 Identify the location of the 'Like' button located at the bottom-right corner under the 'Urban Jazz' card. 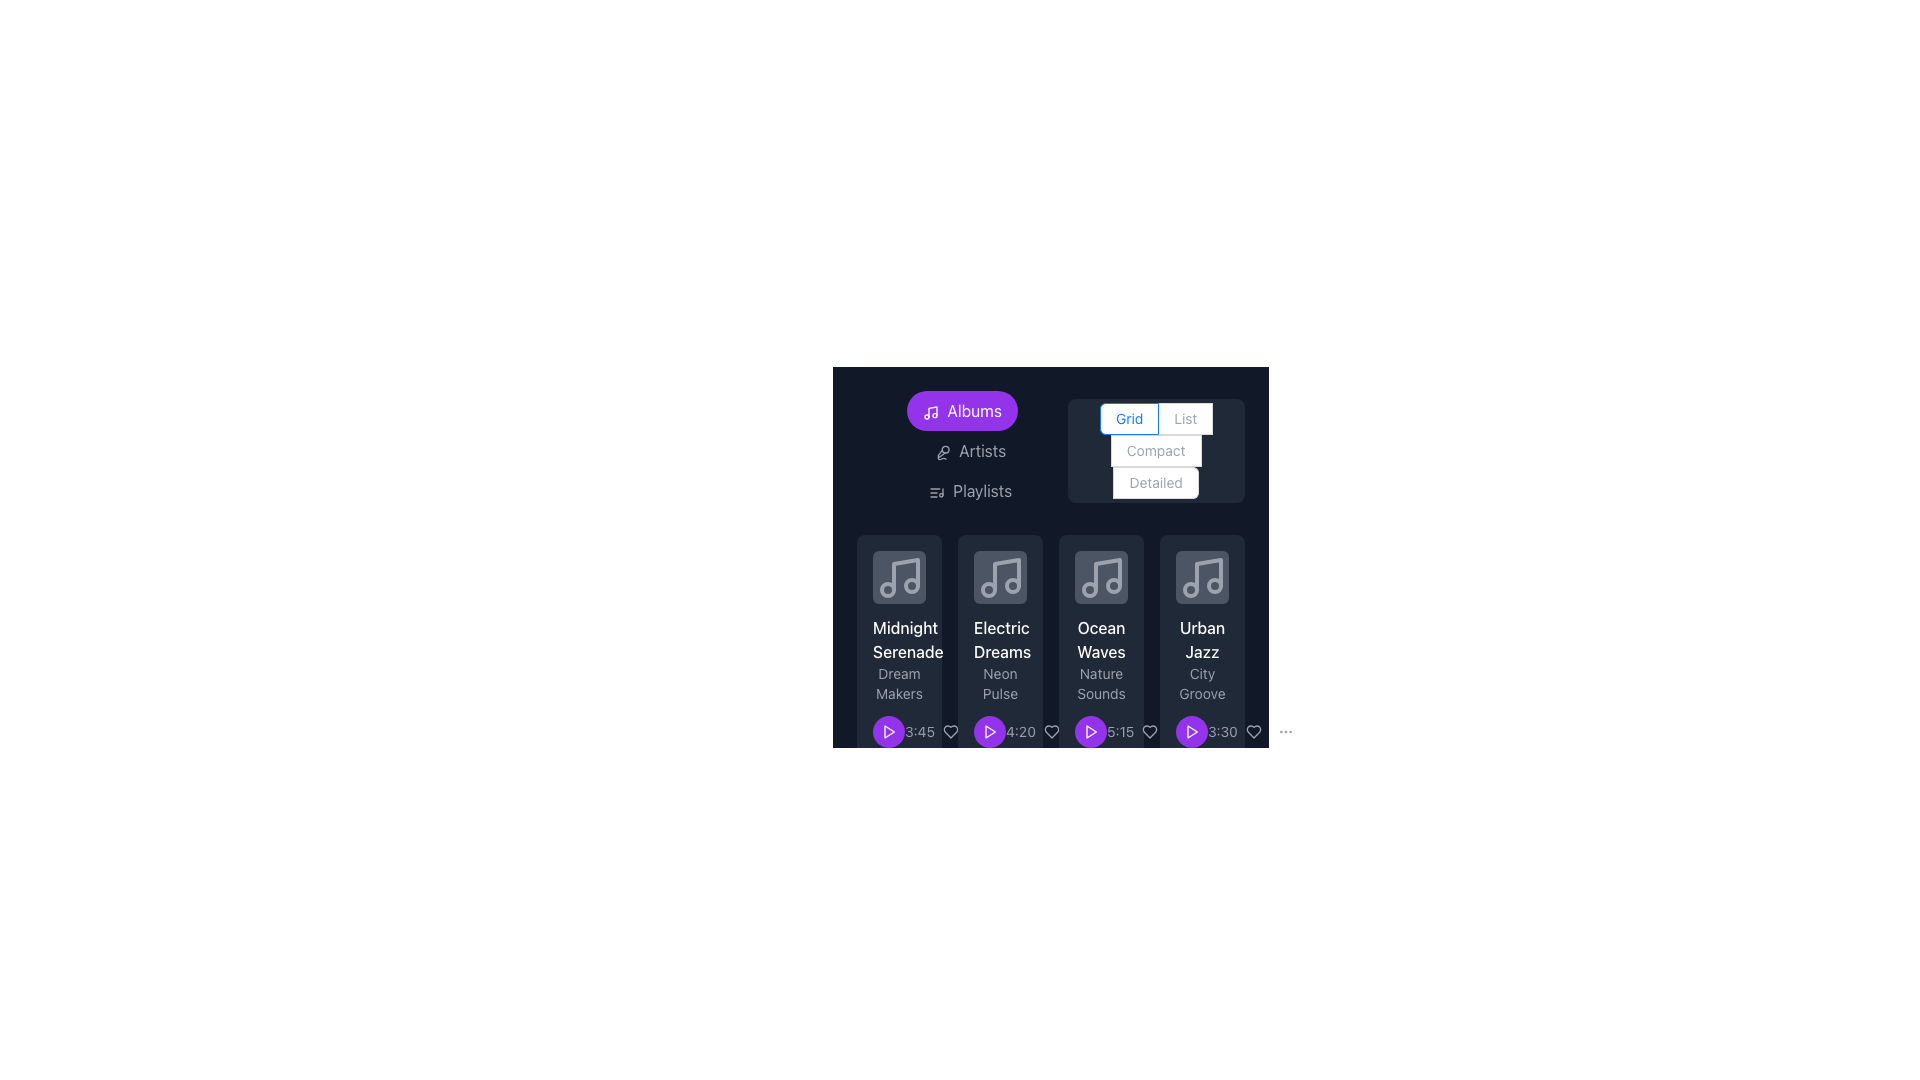
(1252, 732).